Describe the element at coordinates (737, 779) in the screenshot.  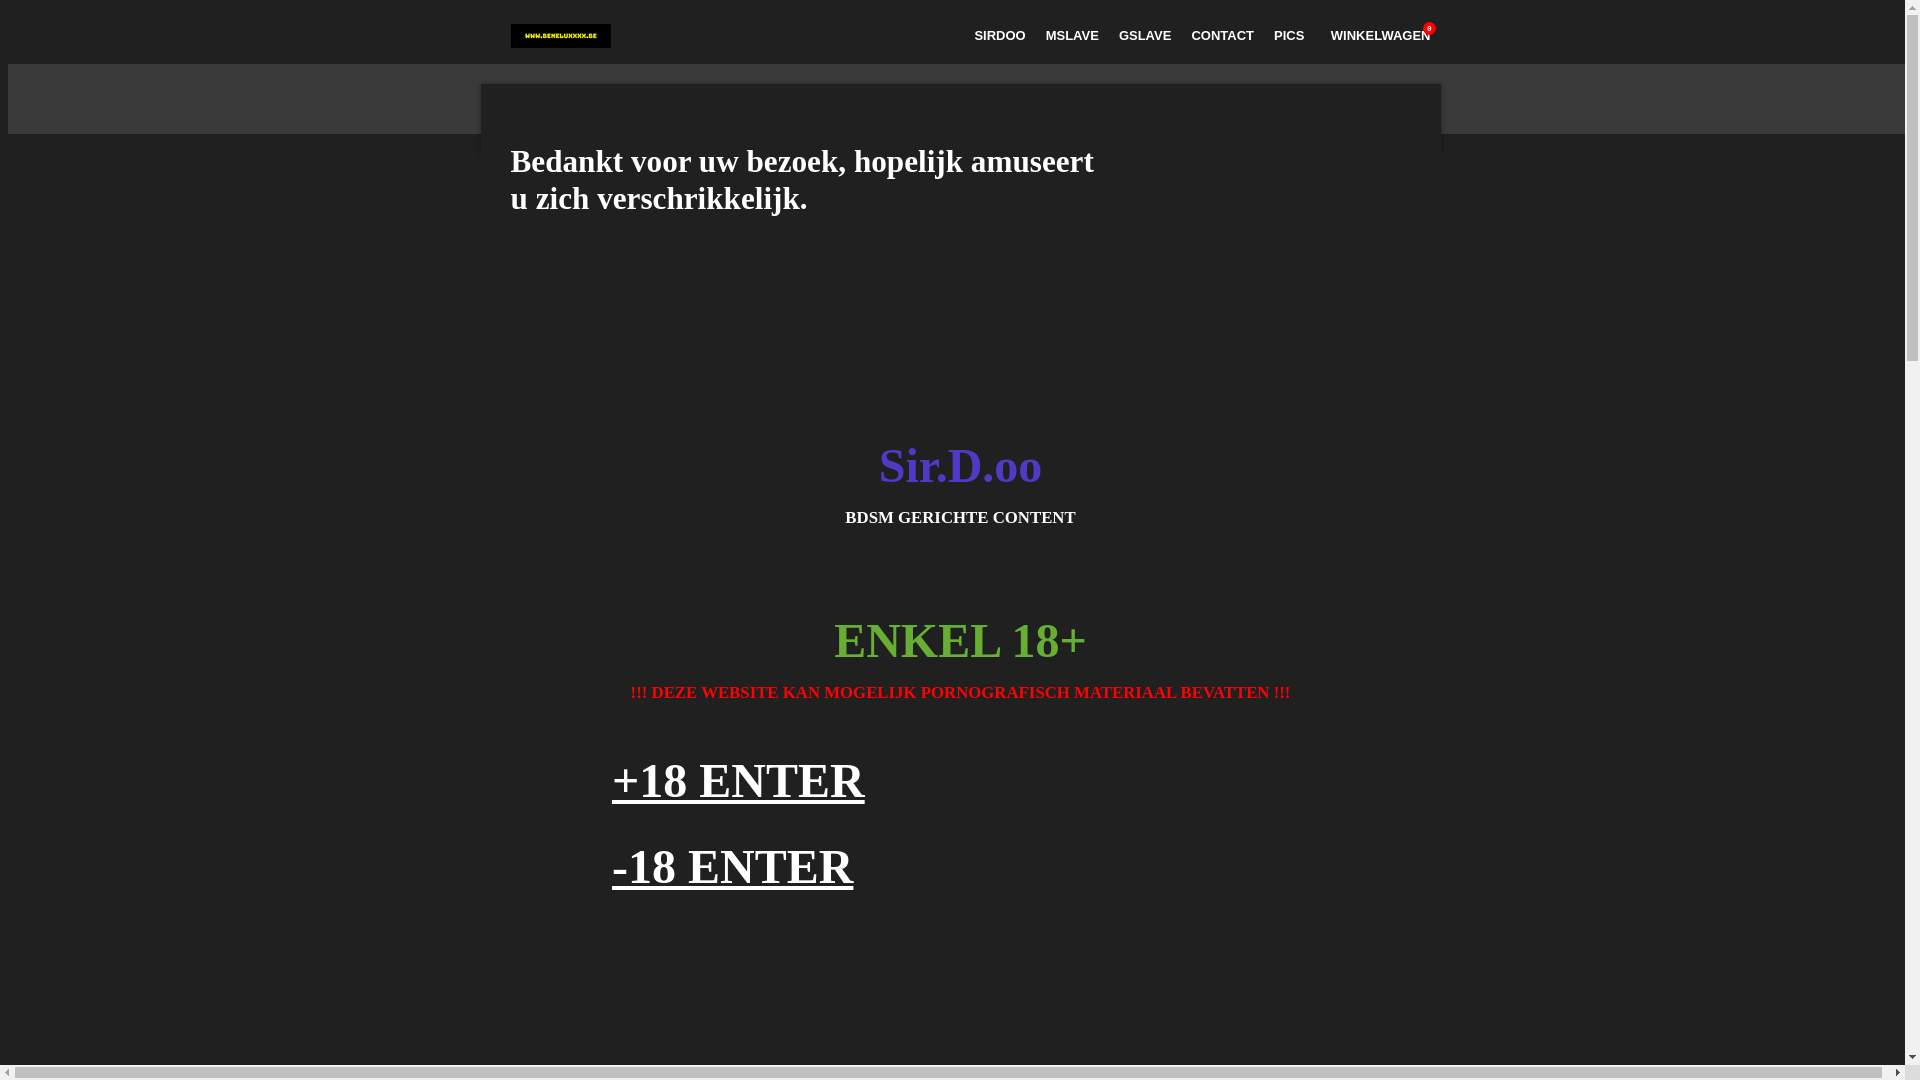
I see `'+18 ENTER'` at that location.